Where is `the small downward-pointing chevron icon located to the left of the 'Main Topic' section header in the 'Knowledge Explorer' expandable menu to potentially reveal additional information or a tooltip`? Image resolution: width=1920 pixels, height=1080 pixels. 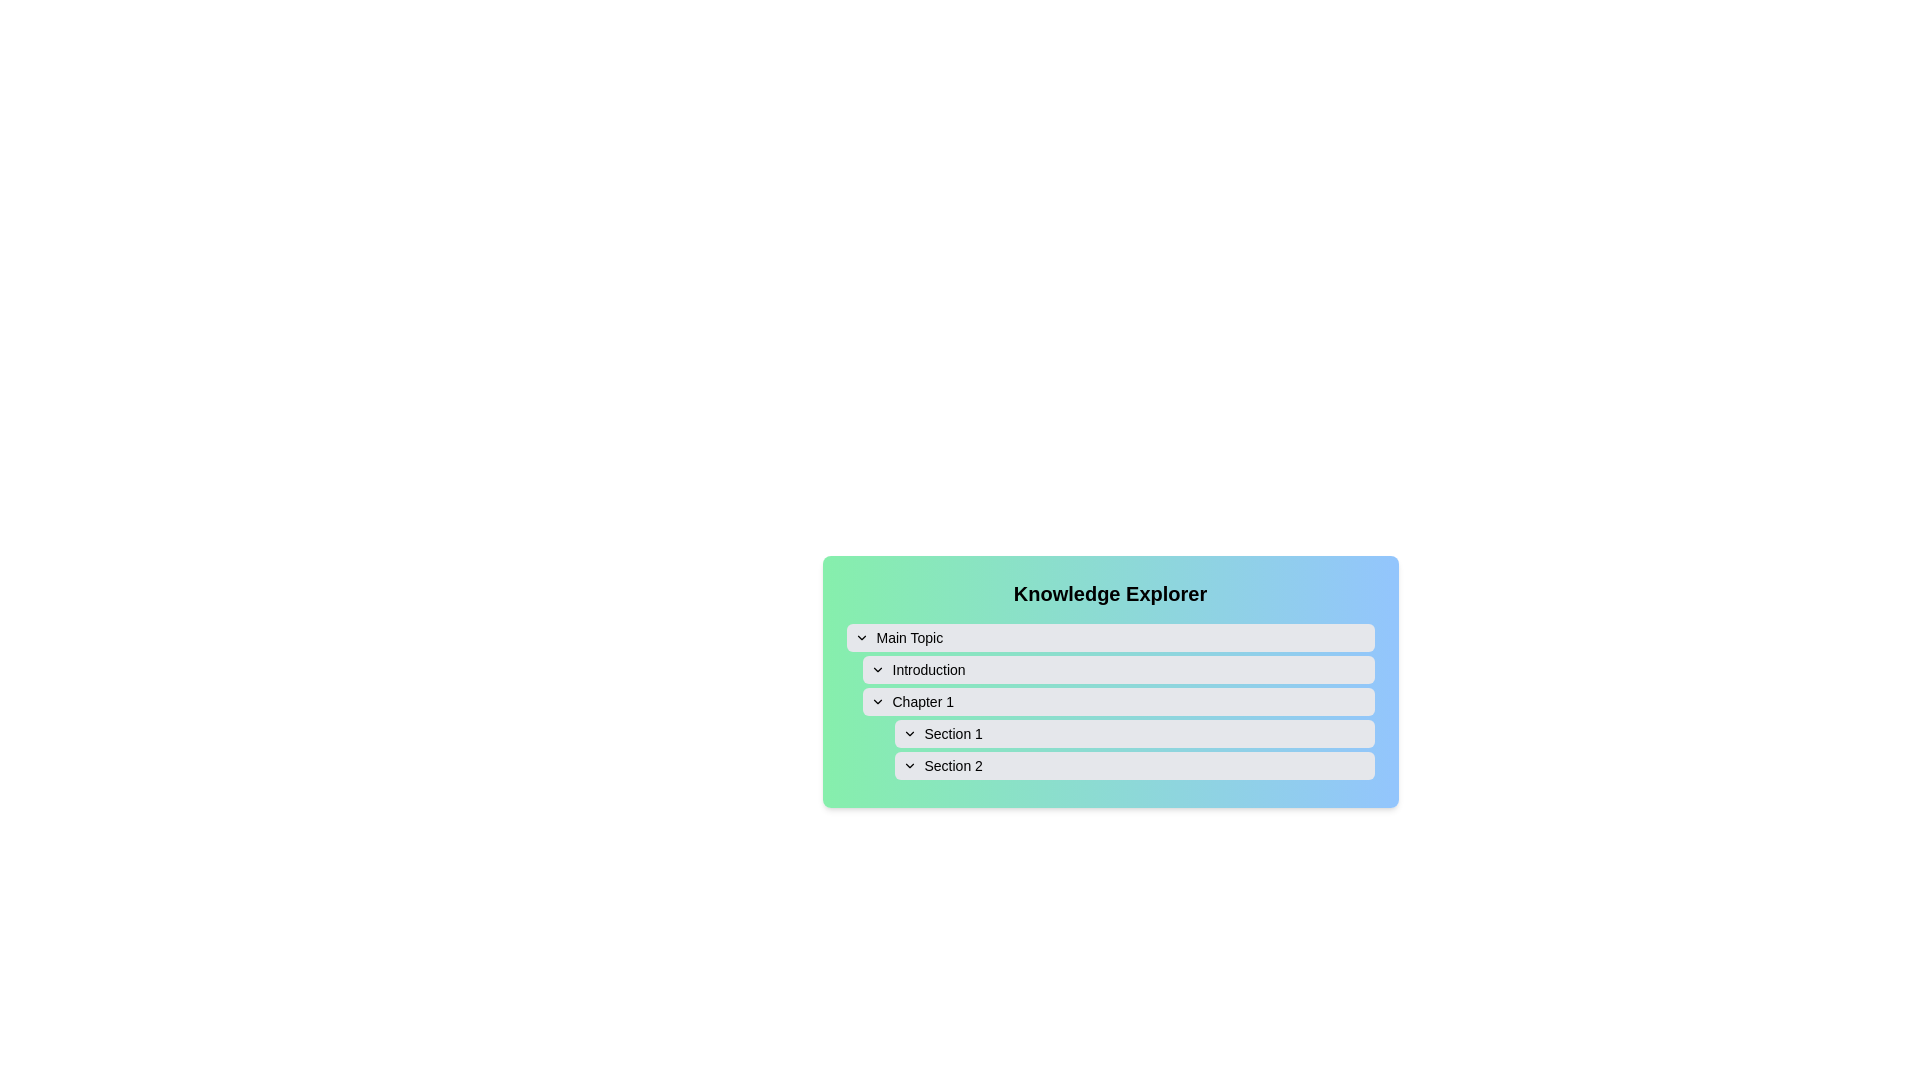 the small downward-pointing chevron icon located to the left of the 'Main Topic' section header in the 'Knowledge Explorer' expandable menu to potentially reveal additional information or a tooltip is located at coordinates (861, 637).